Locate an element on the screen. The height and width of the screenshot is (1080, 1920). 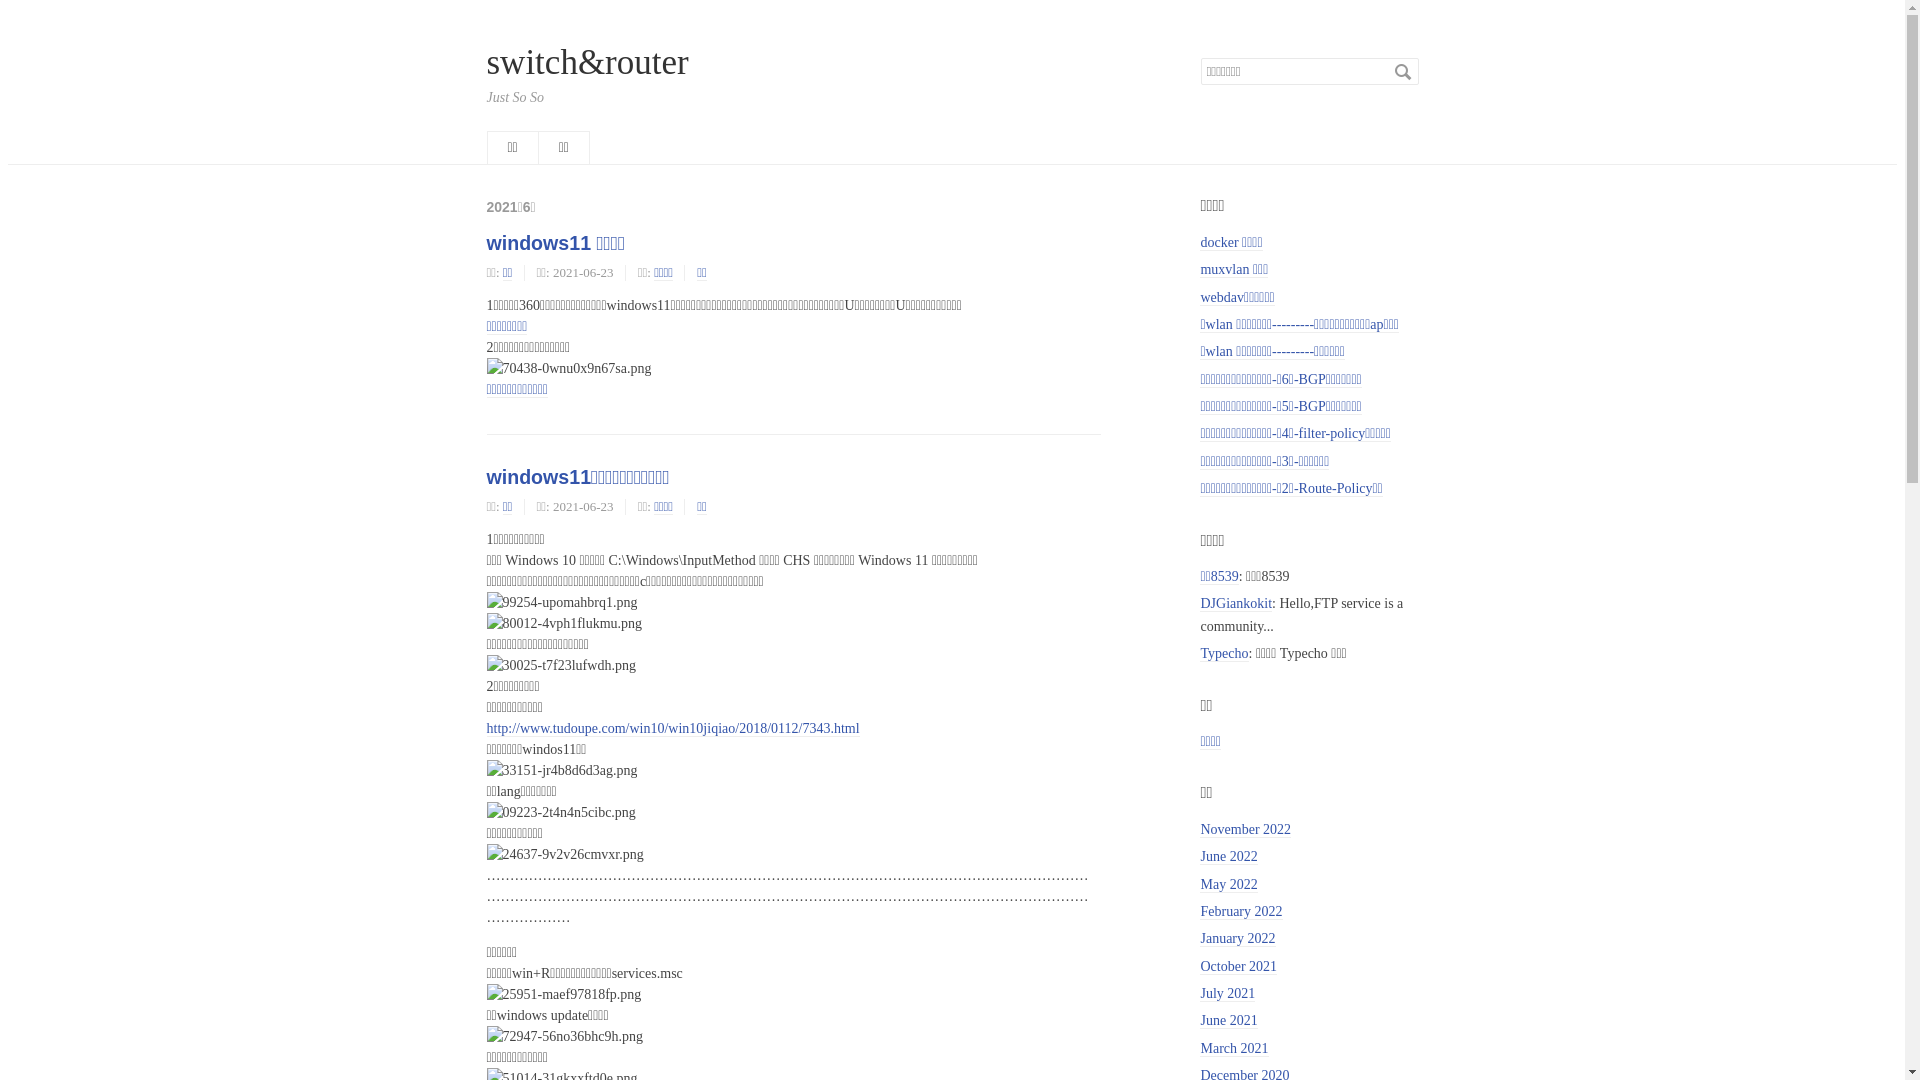
'May 2022' is located at coordinates (1227, 883).